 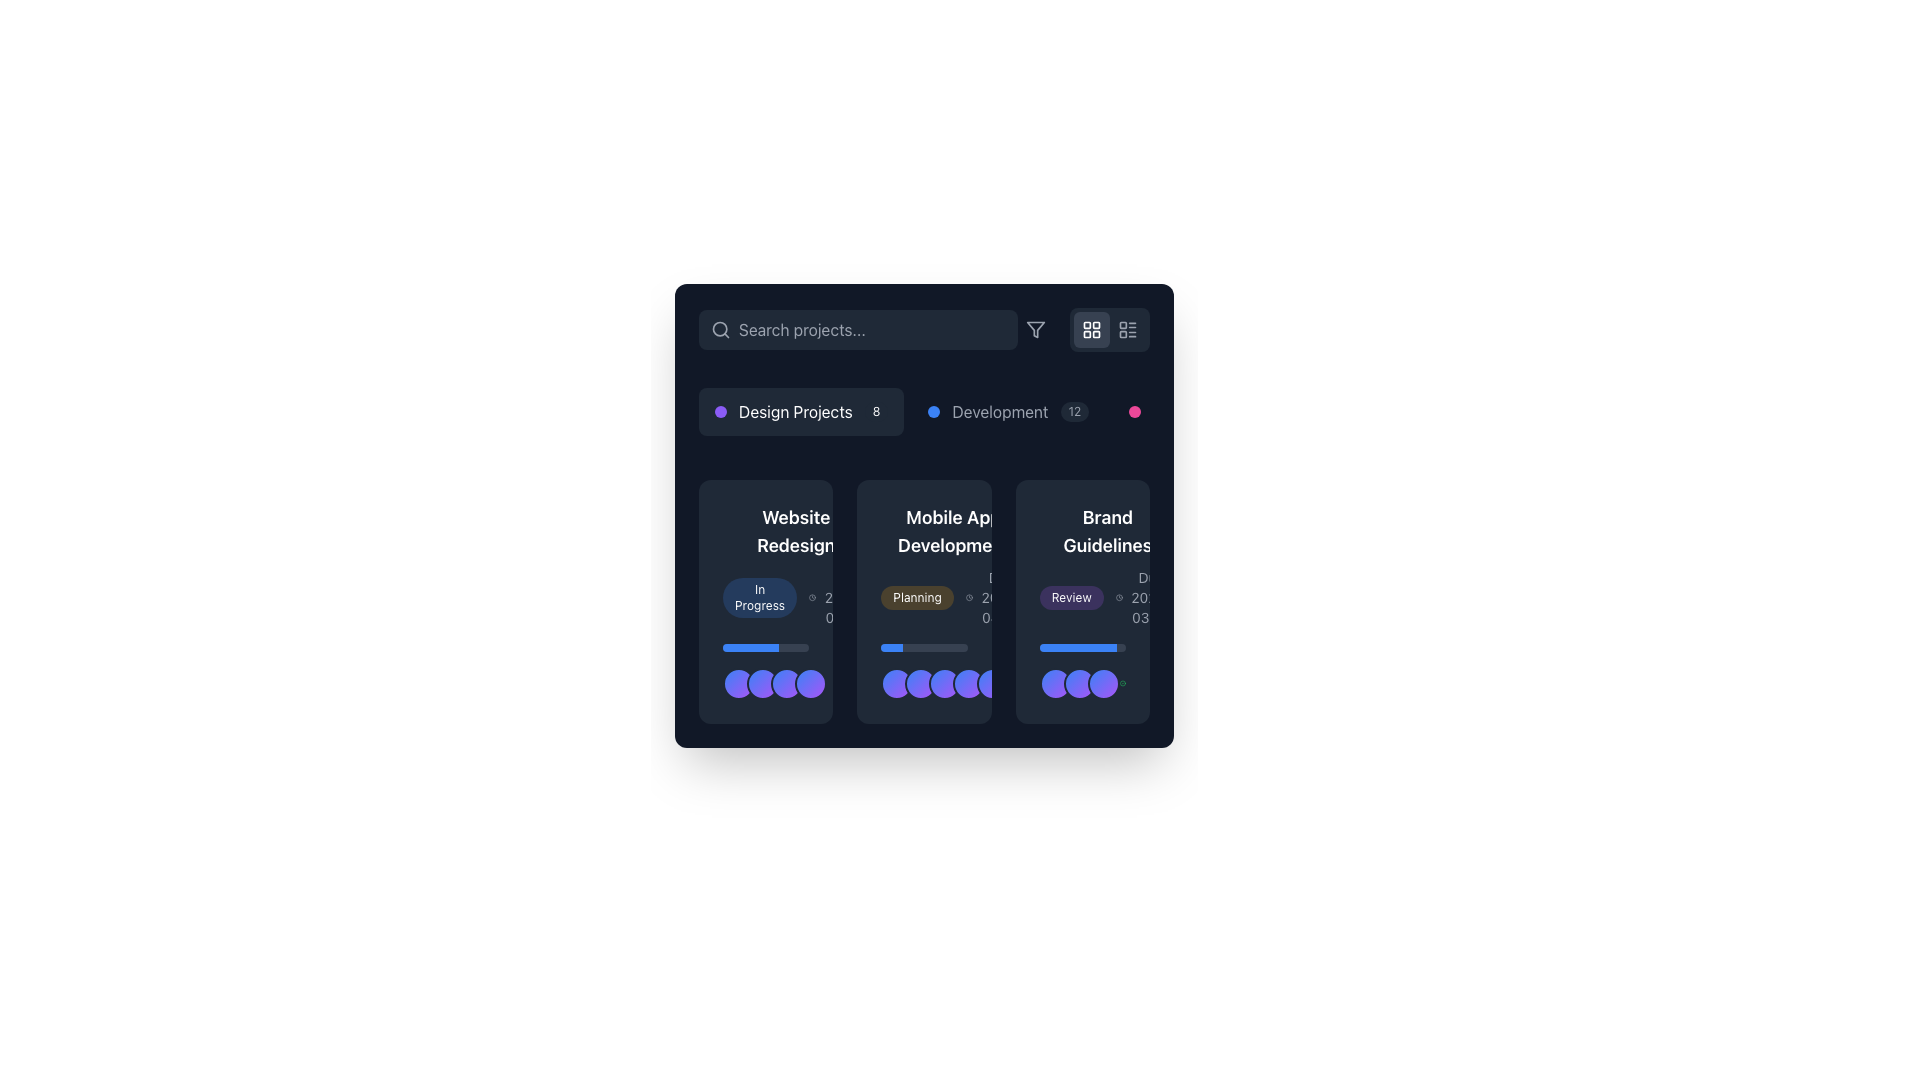 What do you see at coordinates (923, 600) in the screenshot?
I see `the 'Mobile App Development' project overview card, which is the second card in a three-column grid layout, located centrally between the 'Website Redesign' and 'Brand Guidelines' cards` at bounding box center [923, 600].